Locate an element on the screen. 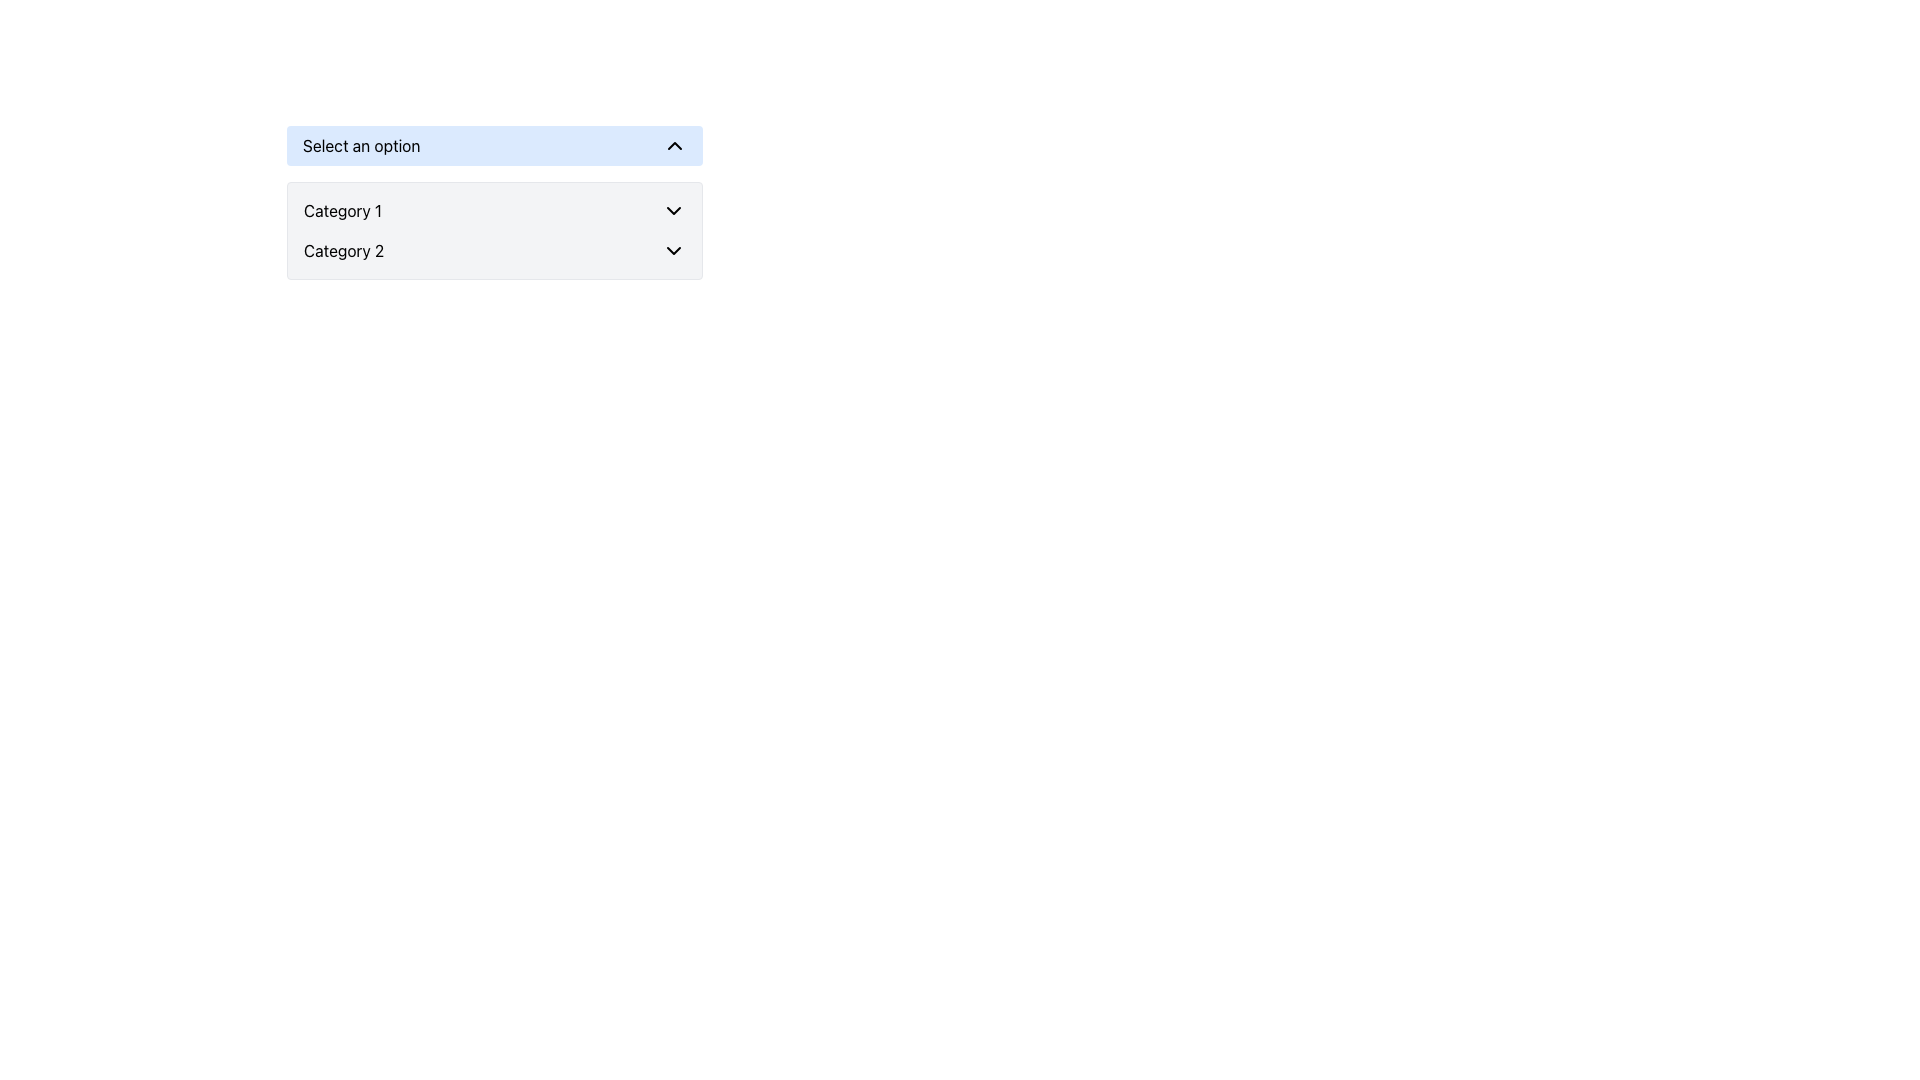 Image resolution: width=1920 pixels, height=1080 pixels. the first option 'Category 1' in the dropdown menu titled 'Select an option' is located at coordinates (494, 211).